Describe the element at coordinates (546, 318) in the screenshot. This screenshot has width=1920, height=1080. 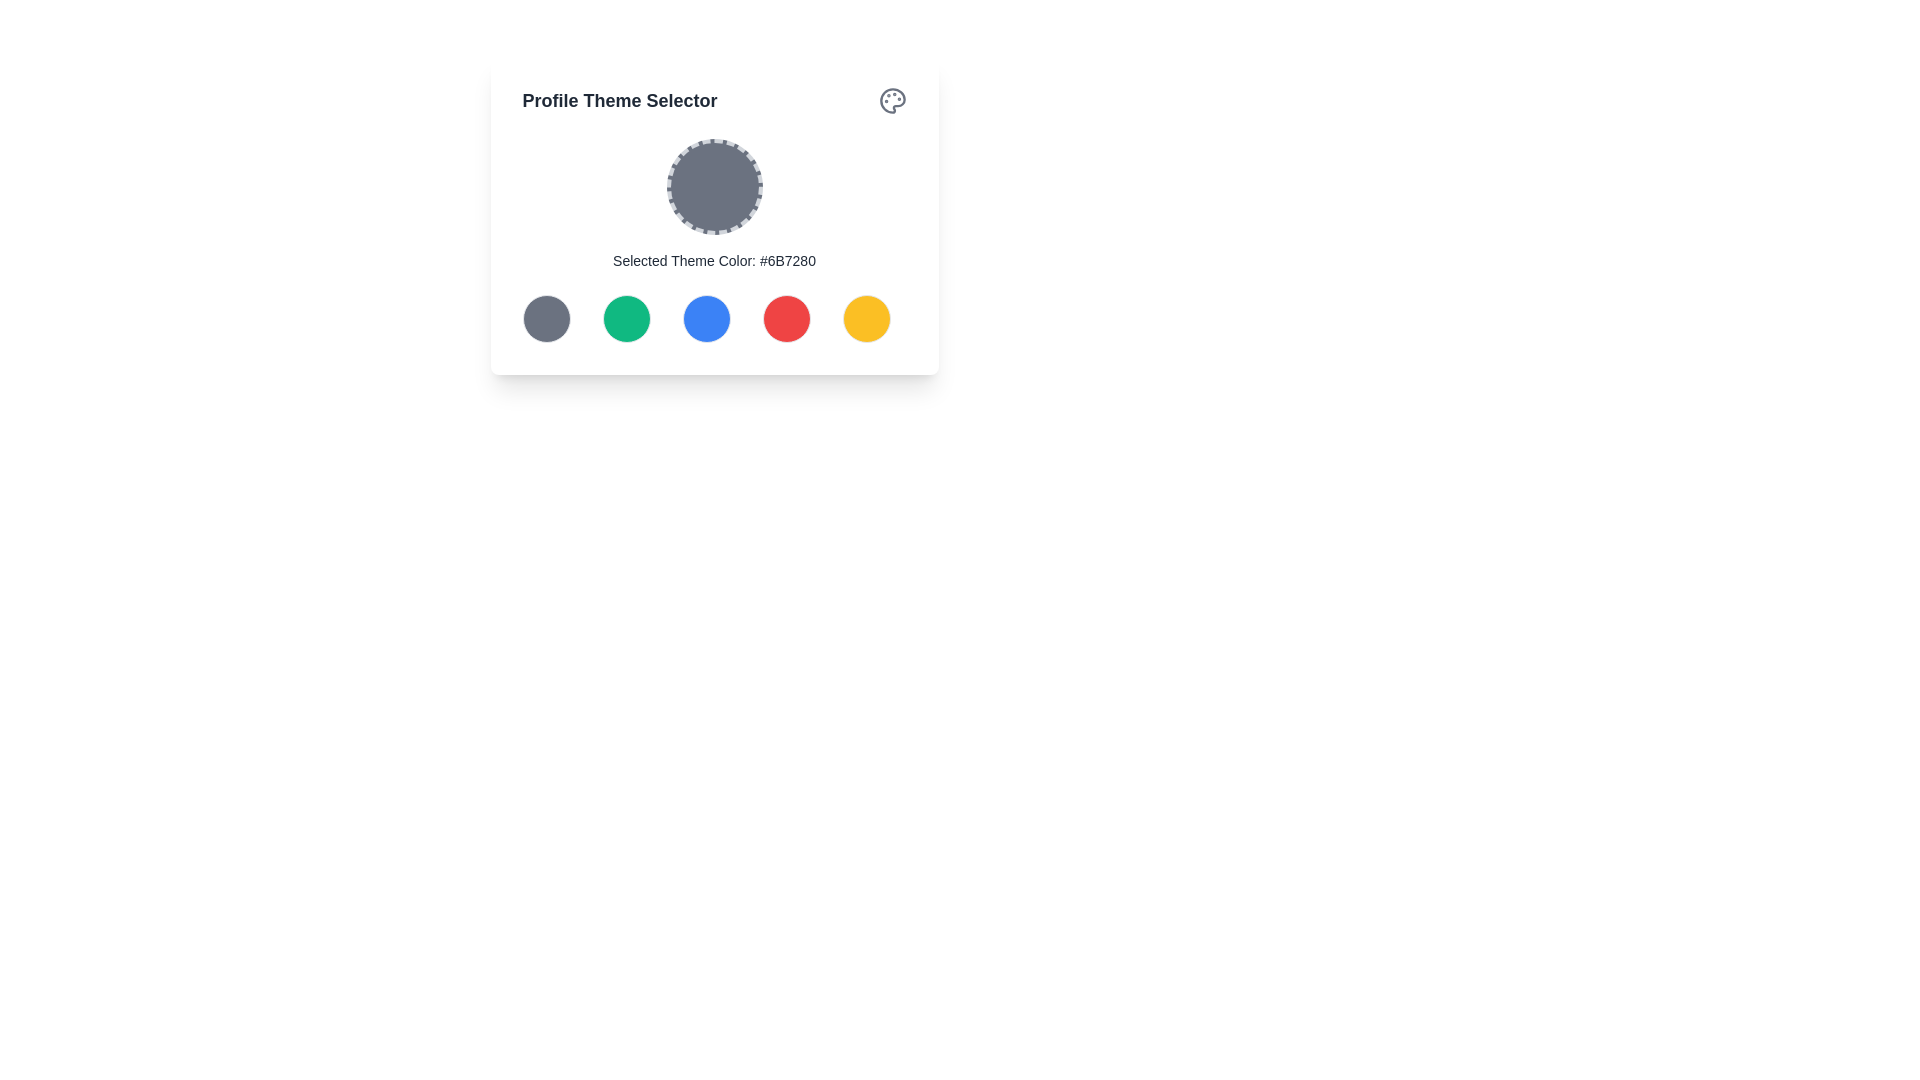
I see `the first circular button in the Profile Theme Selector` at that location.